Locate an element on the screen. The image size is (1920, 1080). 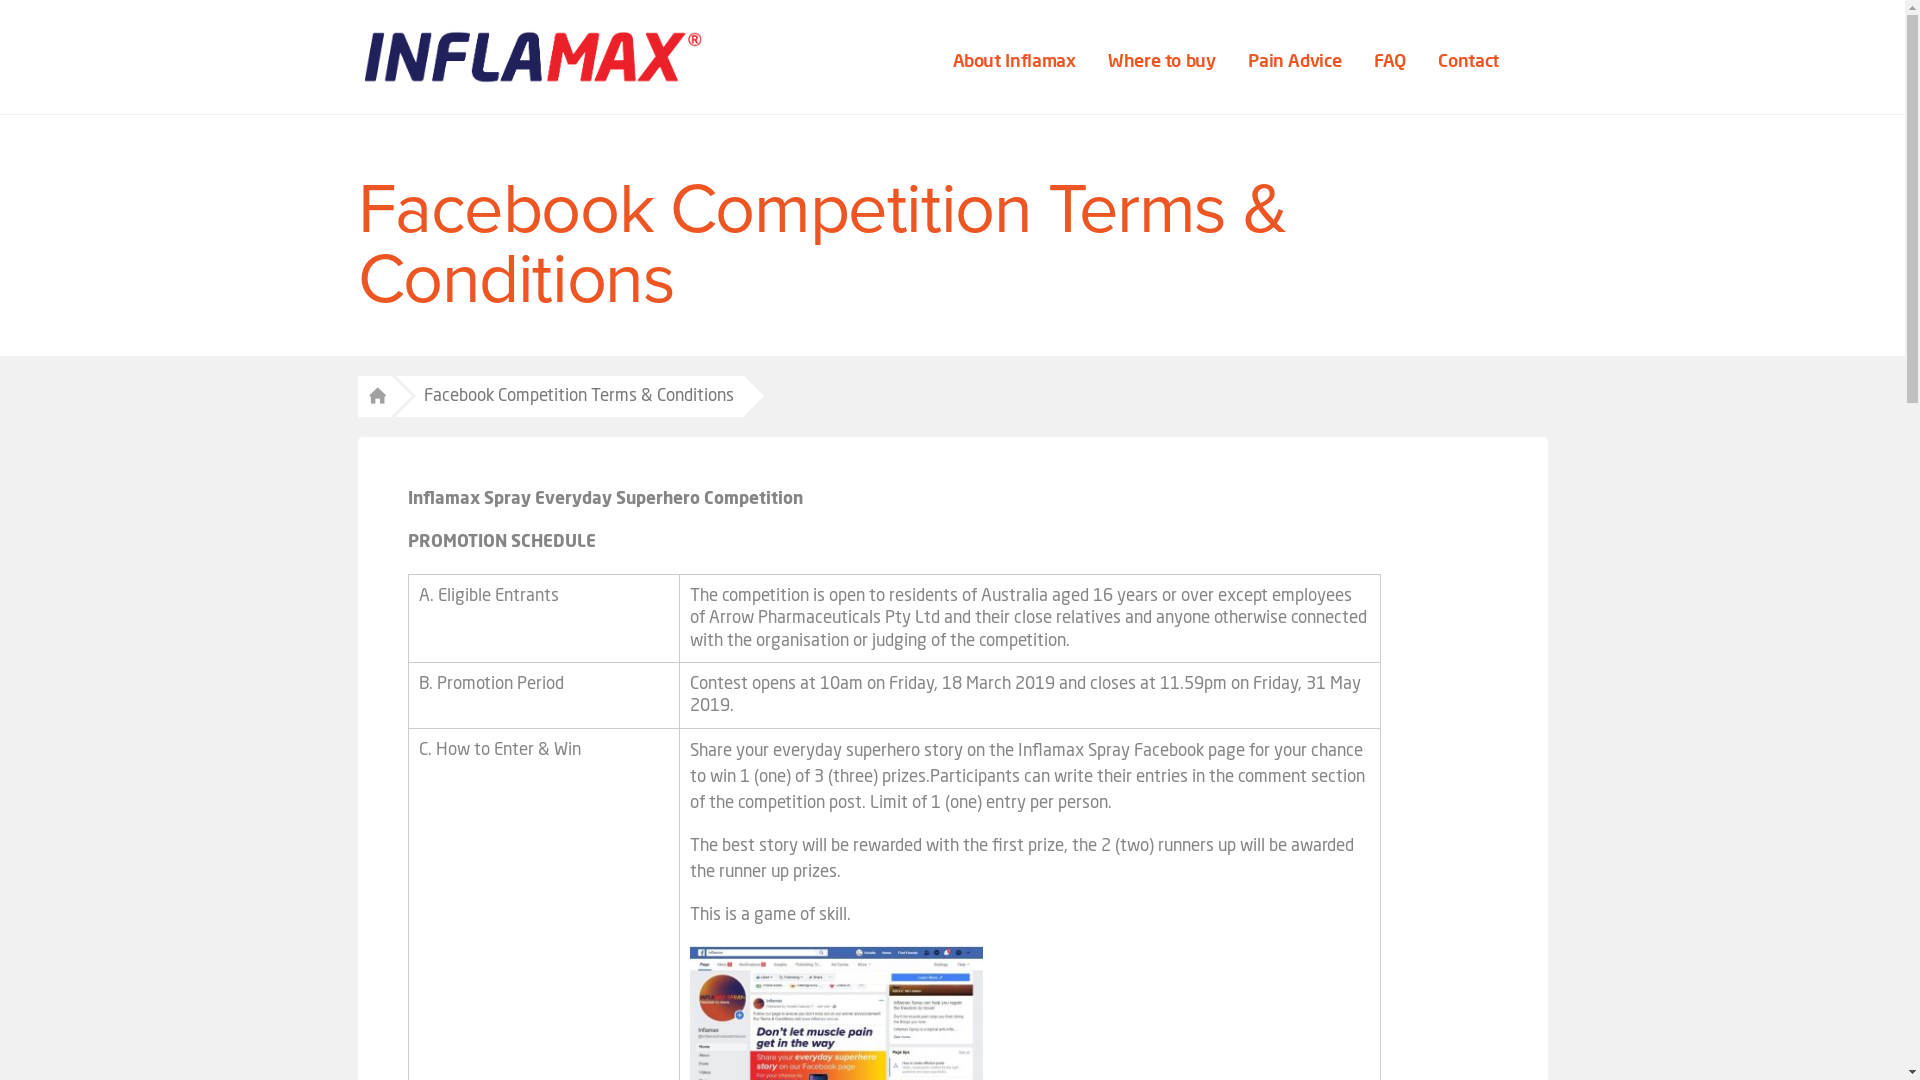
'Home' is located at coordinates (374, 397).